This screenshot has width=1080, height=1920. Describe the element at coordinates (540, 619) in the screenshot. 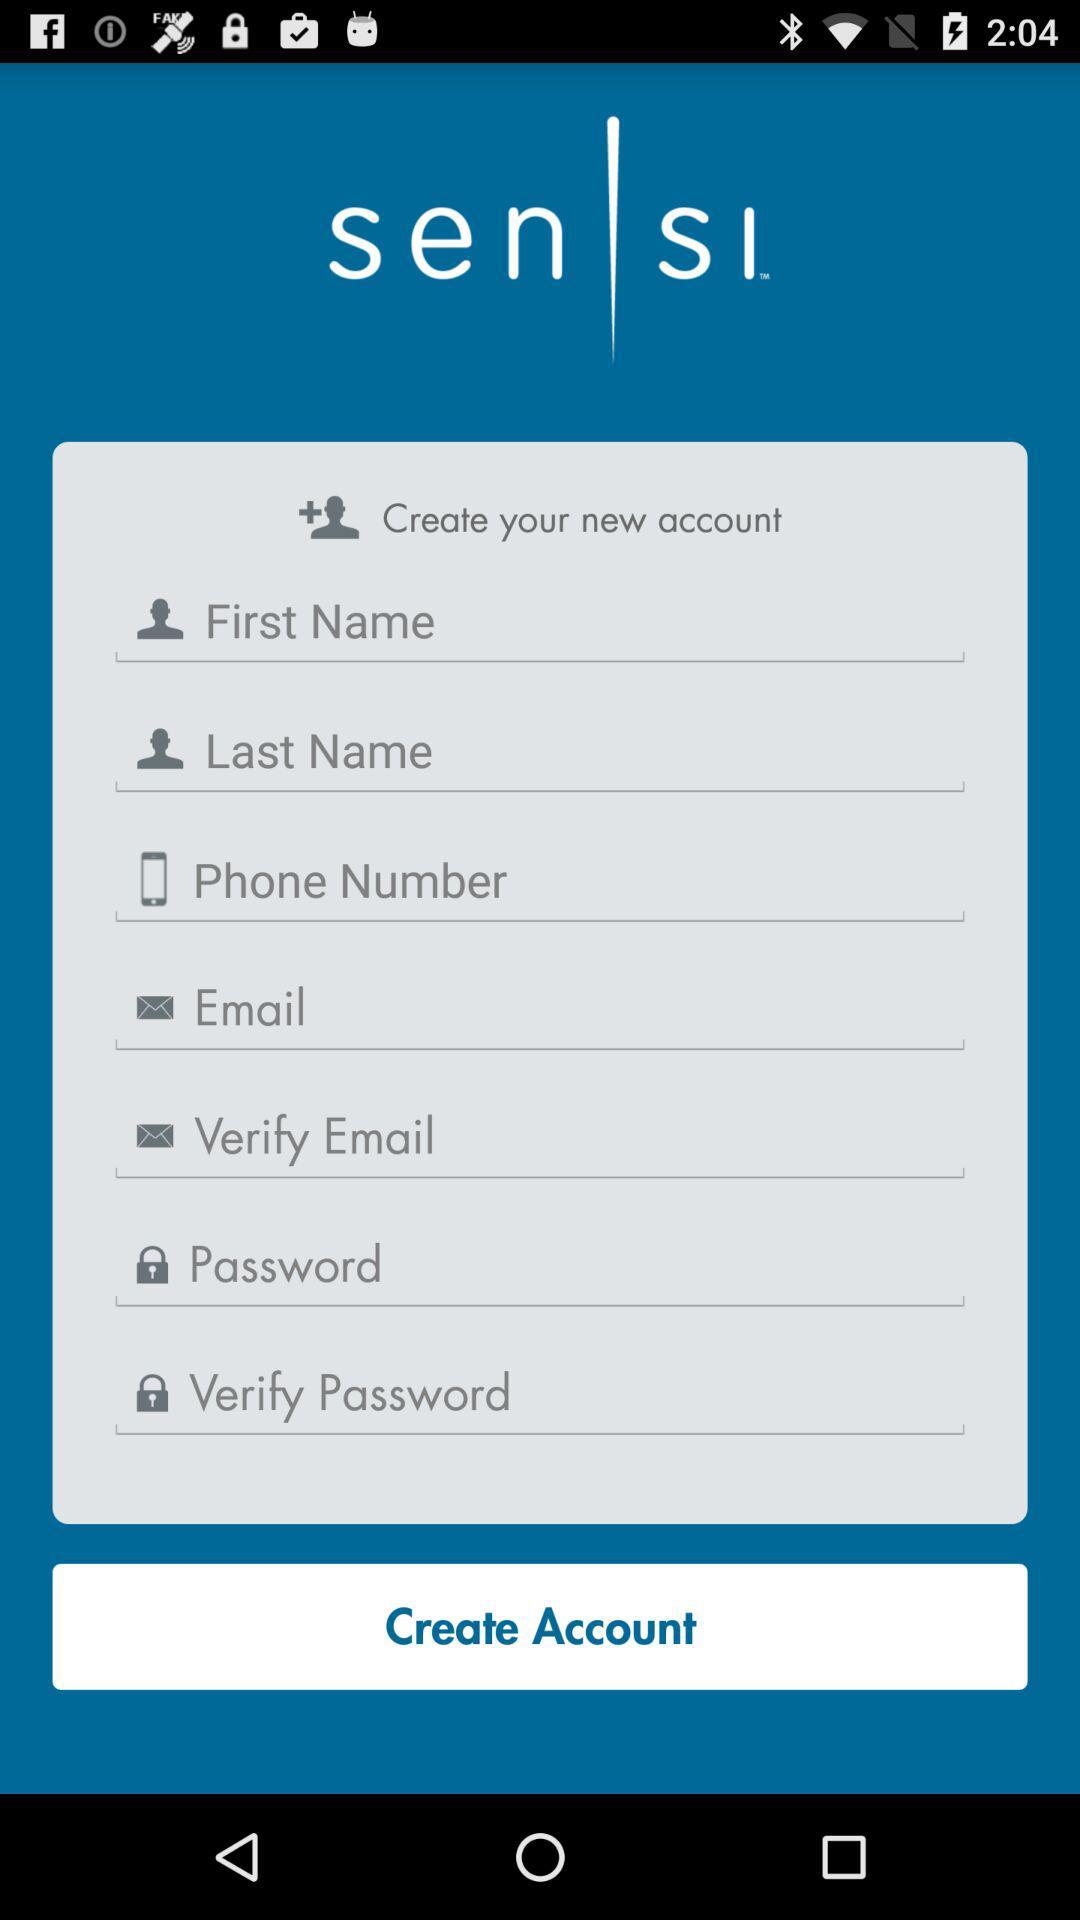

I see `fill in your first name` at that location.